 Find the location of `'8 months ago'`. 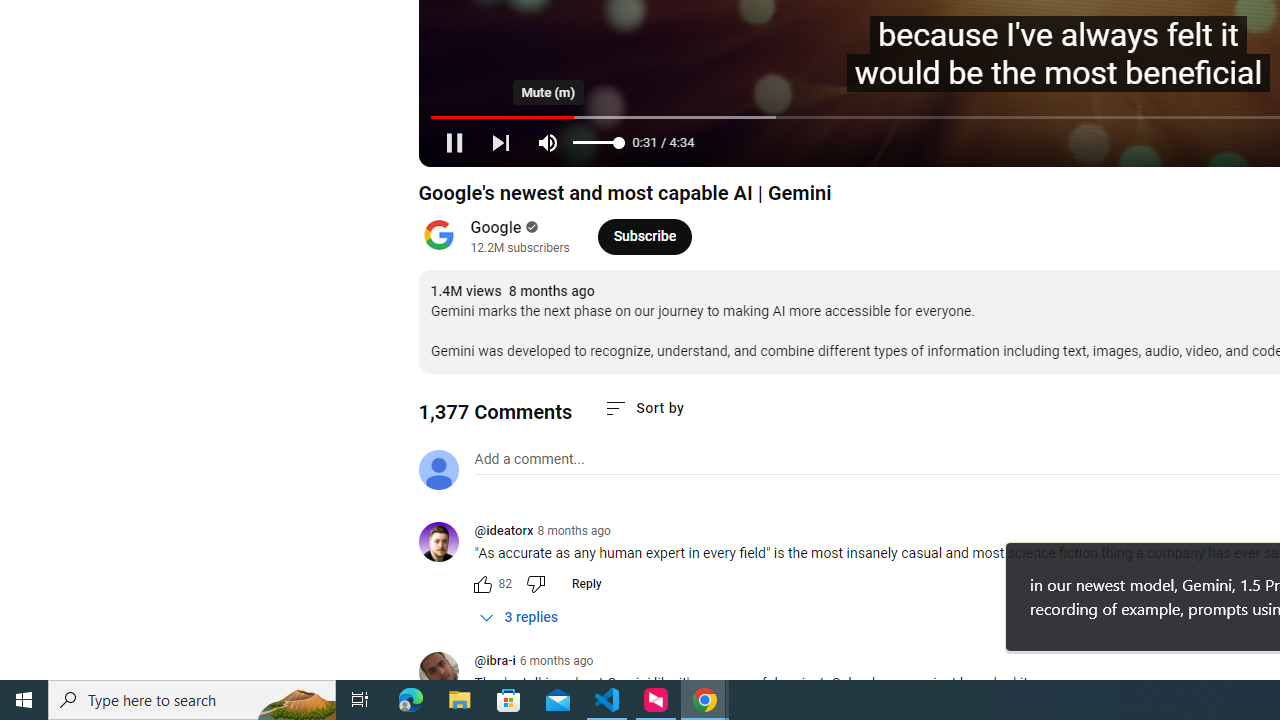

'8 months ago' is located at coordinates (573, 530).